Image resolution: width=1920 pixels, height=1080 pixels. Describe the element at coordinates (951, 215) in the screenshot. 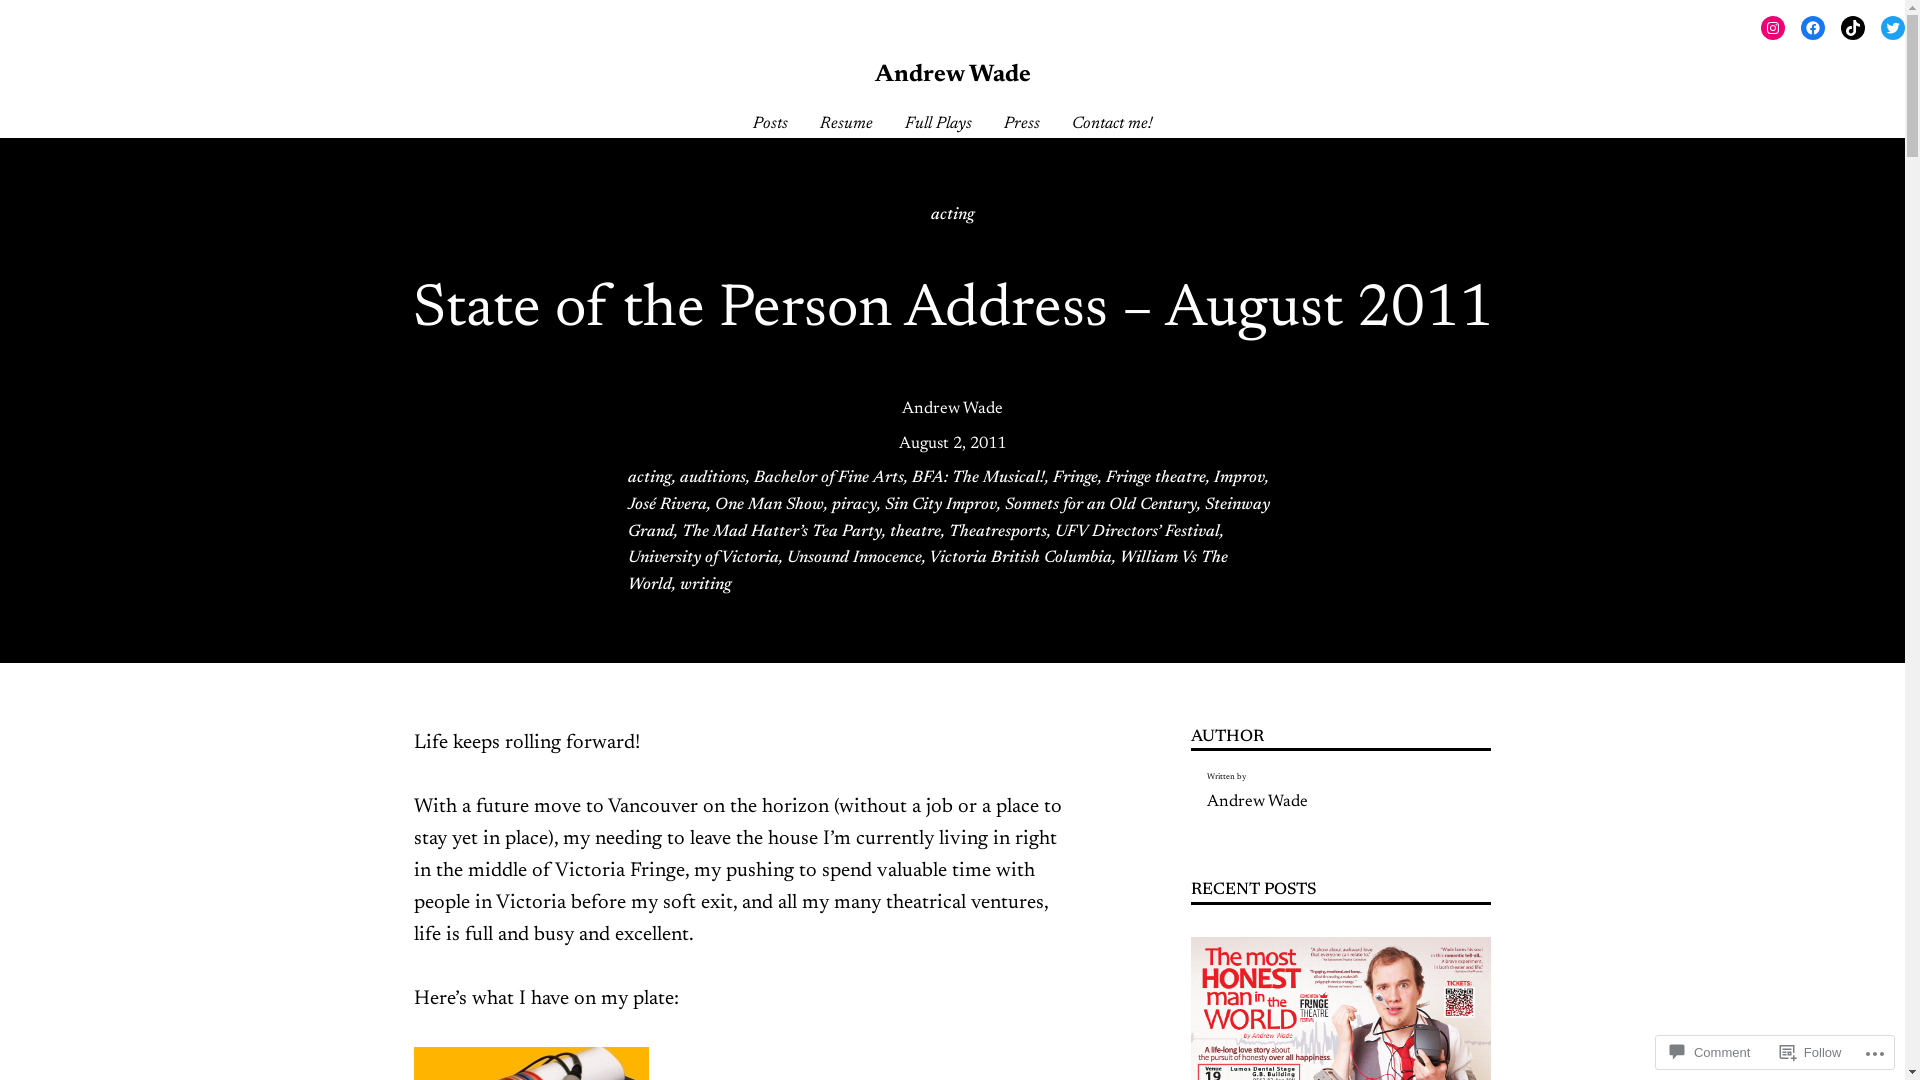

I see `'acting'` at that location.